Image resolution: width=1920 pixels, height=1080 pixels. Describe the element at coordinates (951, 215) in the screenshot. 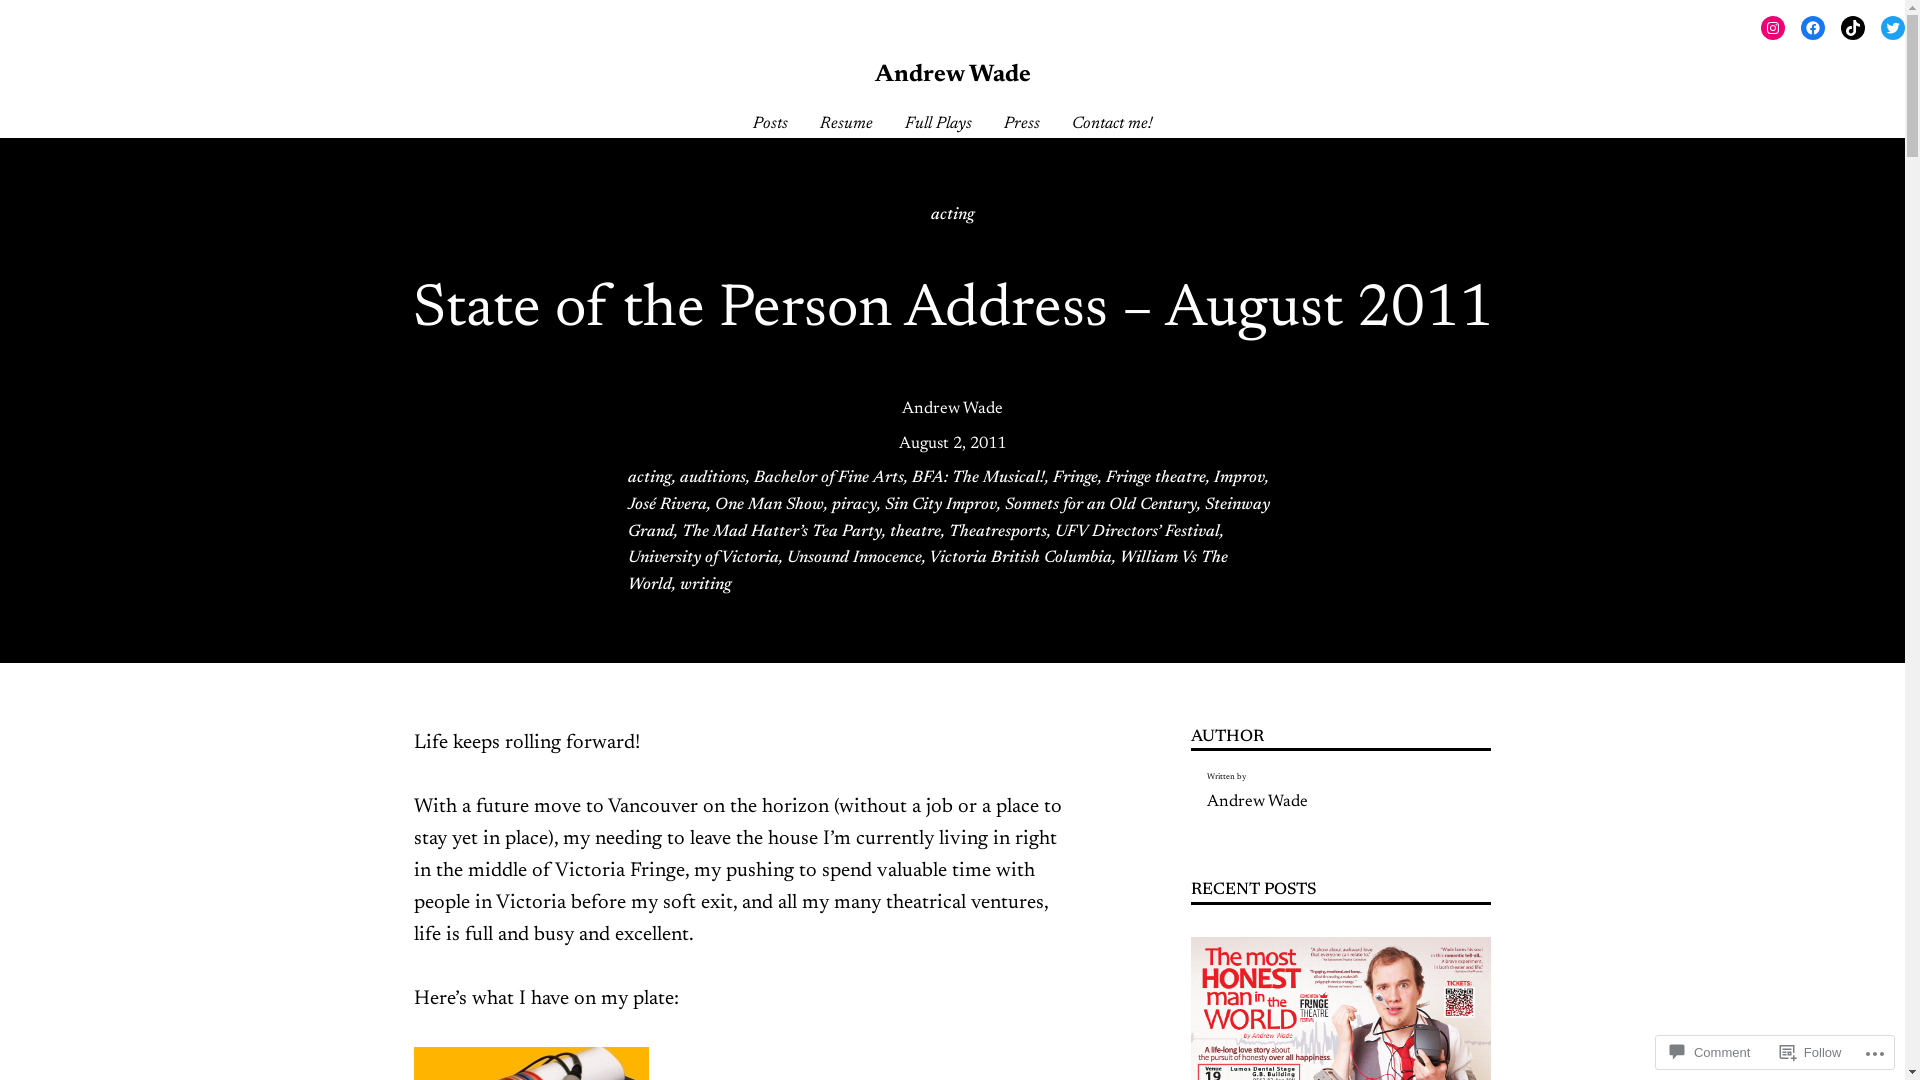

I see `'acting'` at that location.